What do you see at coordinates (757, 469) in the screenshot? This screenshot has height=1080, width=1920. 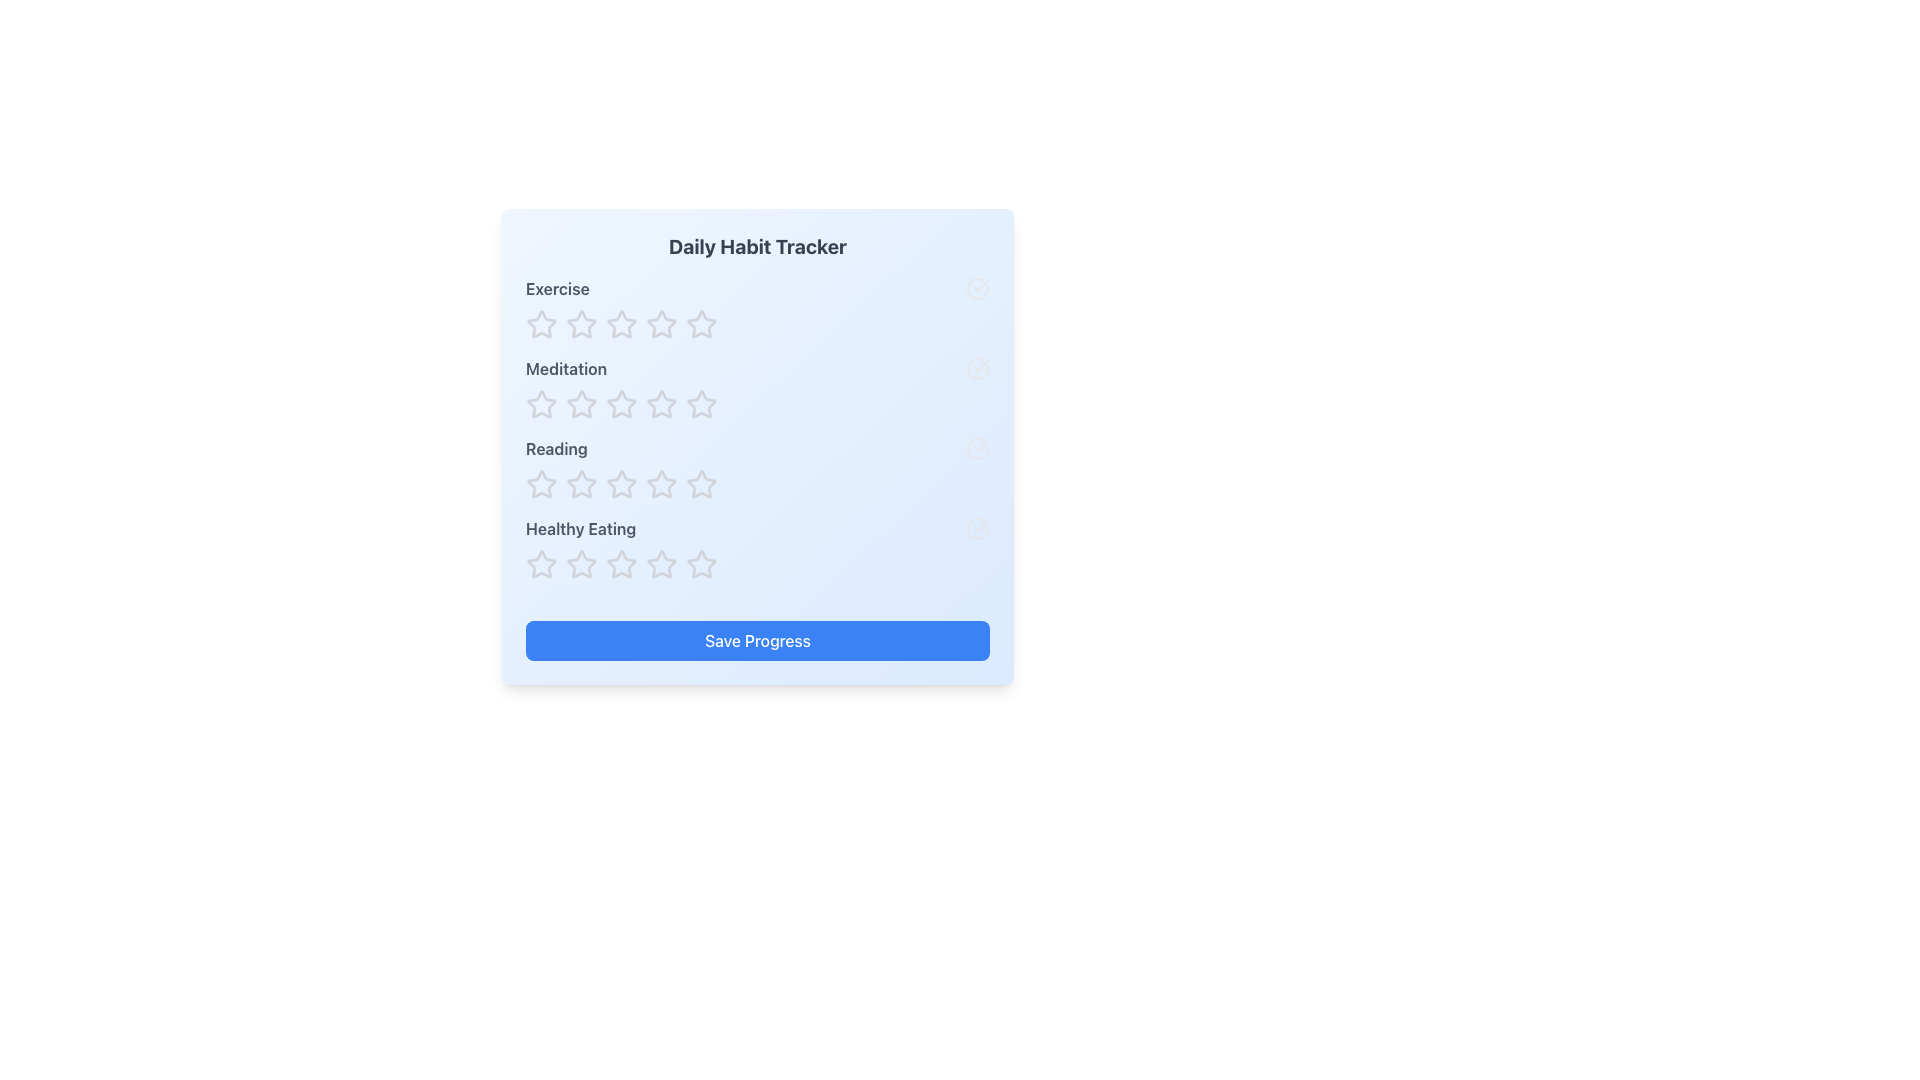 I see `the rating stars for the 'Reading' habit tracking feature` at bounding box center [757, 469].